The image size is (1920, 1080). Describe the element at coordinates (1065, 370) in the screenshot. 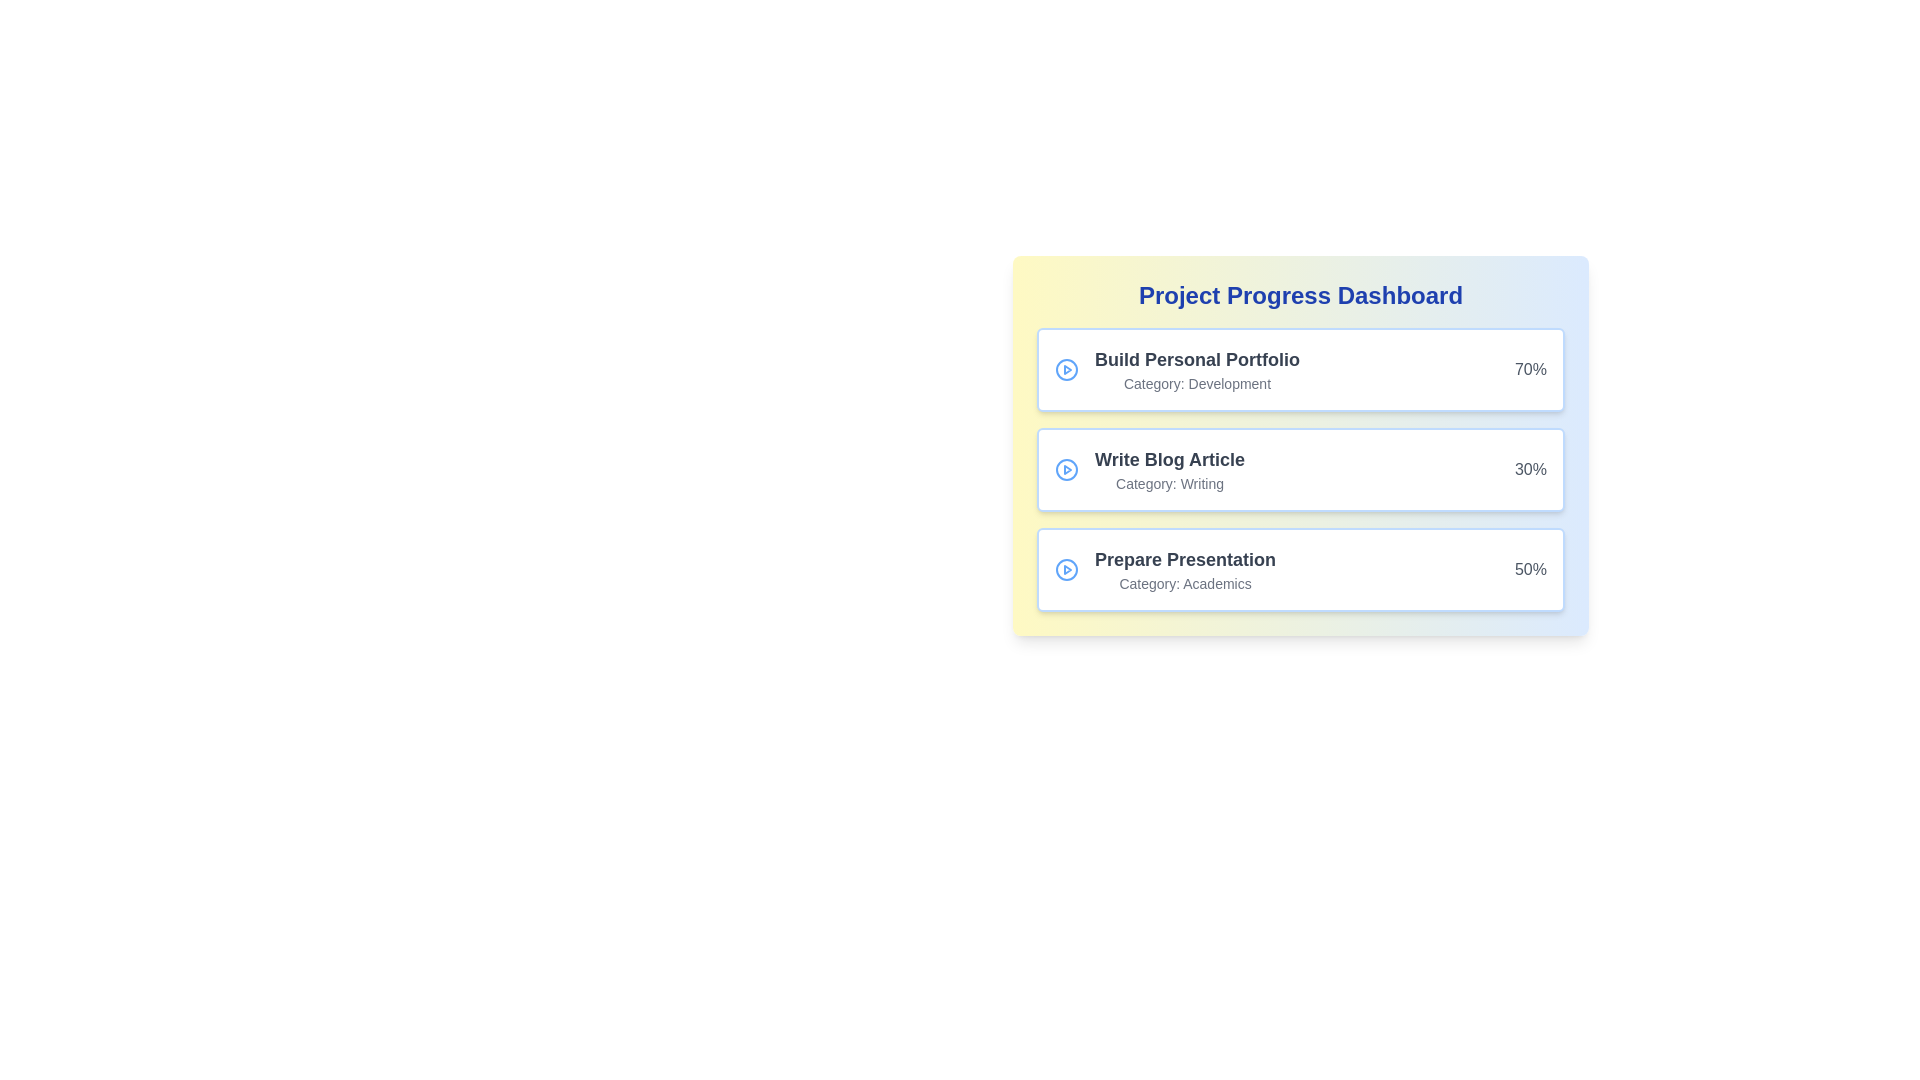

I see `the circular shape with a blue border and white background, located within the play button icon next to the 'Build Personal Portfolio' label` at that location.